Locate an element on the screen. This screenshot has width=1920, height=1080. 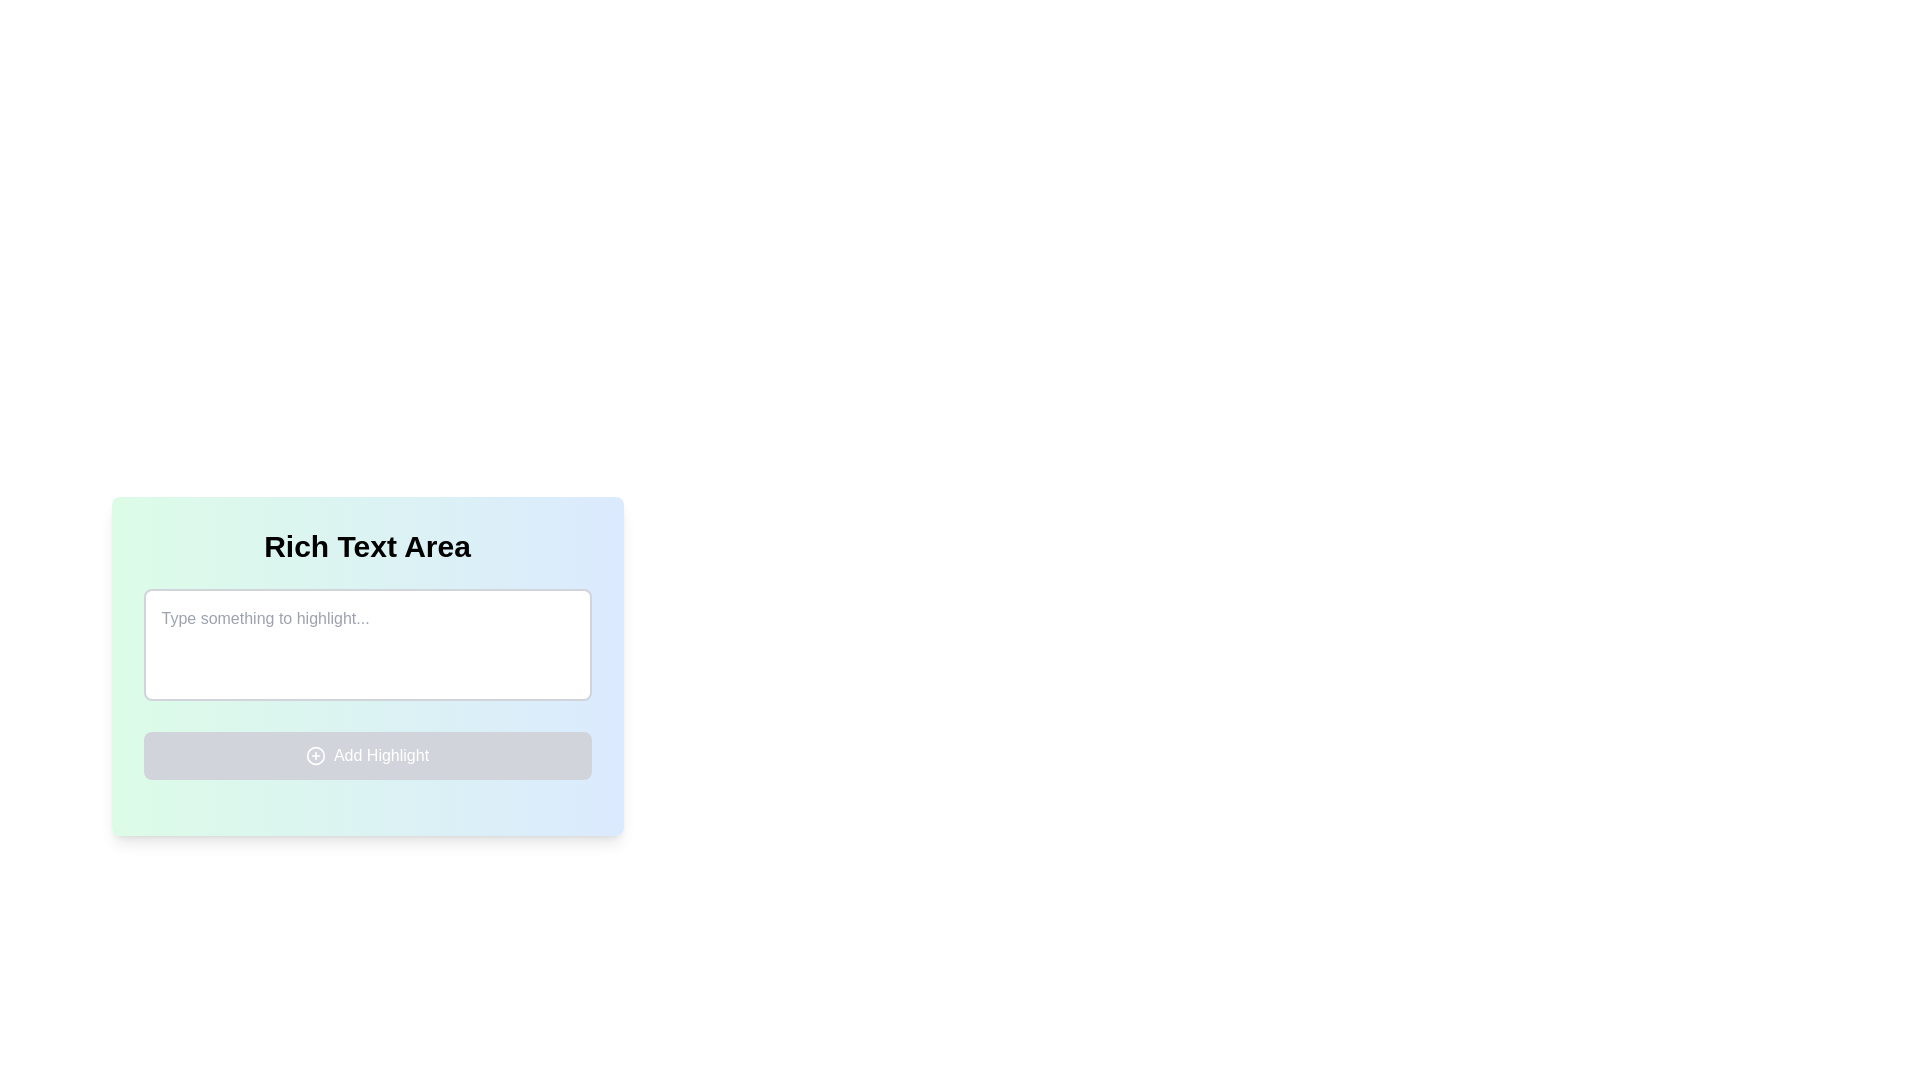
the circular icon with a plus sign that is located to the left of the 'Add Highlight' text at the bottom of the interface is located at coordinates (314, 756).